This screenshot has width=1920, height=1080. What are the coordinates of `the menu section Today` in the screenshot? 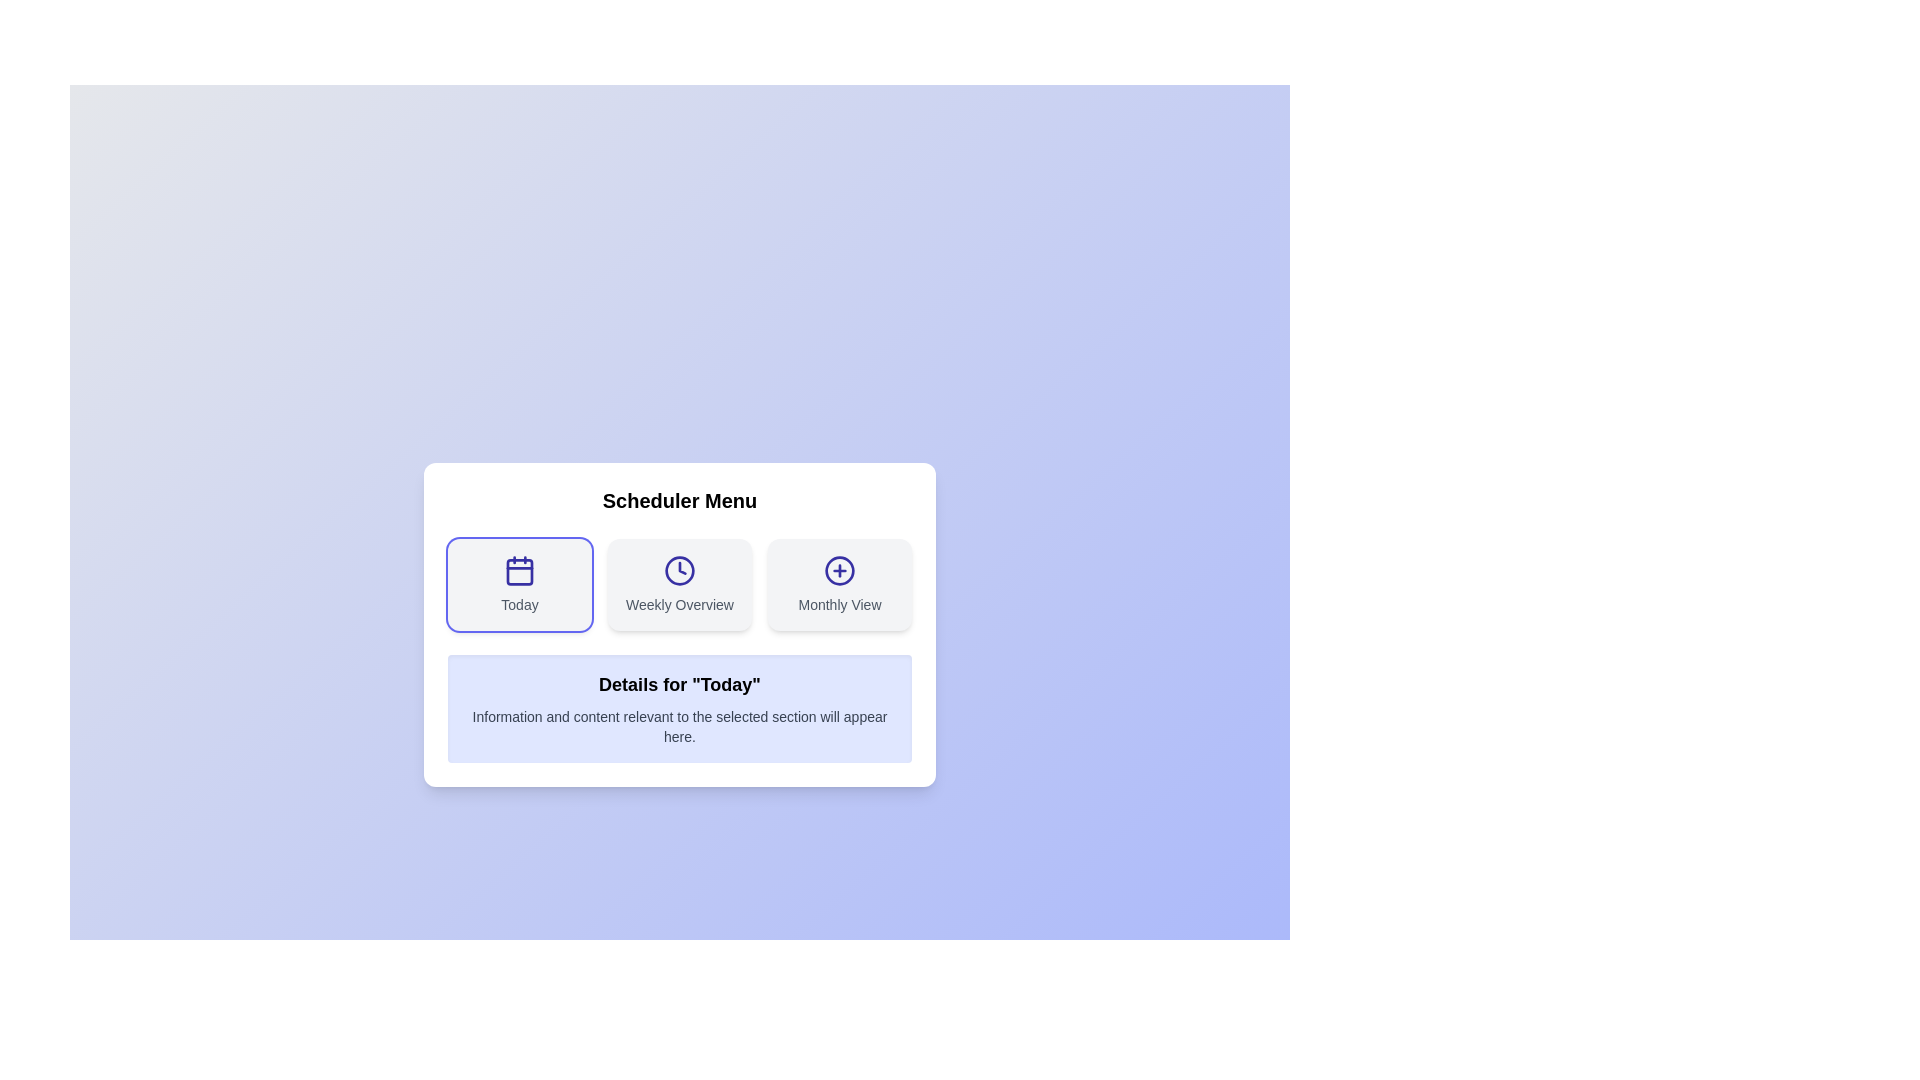 It's located at (519, 585).